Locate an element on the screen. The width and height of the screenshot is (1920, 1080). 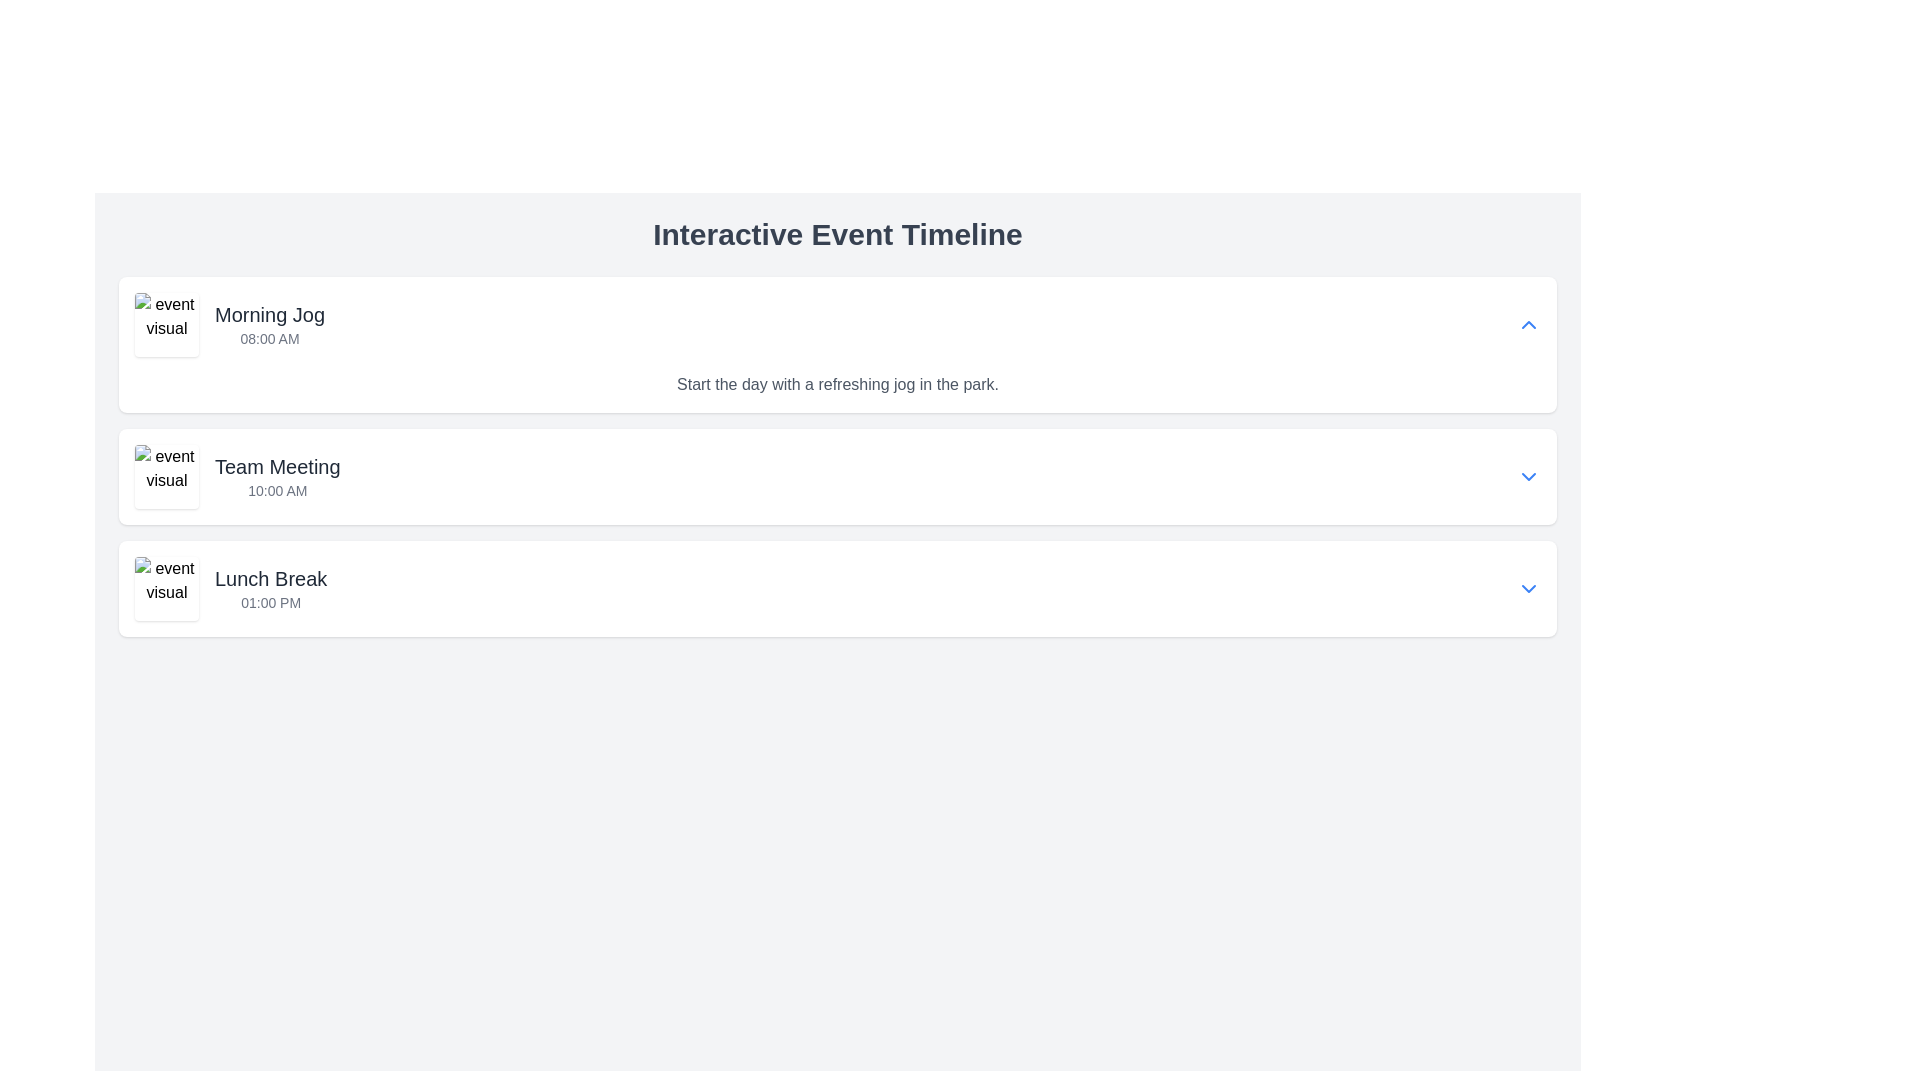
the second list item in the timeline that represents an event, which includes a title and time, to provide additional visual feedback is located at coordinates (838, 477).